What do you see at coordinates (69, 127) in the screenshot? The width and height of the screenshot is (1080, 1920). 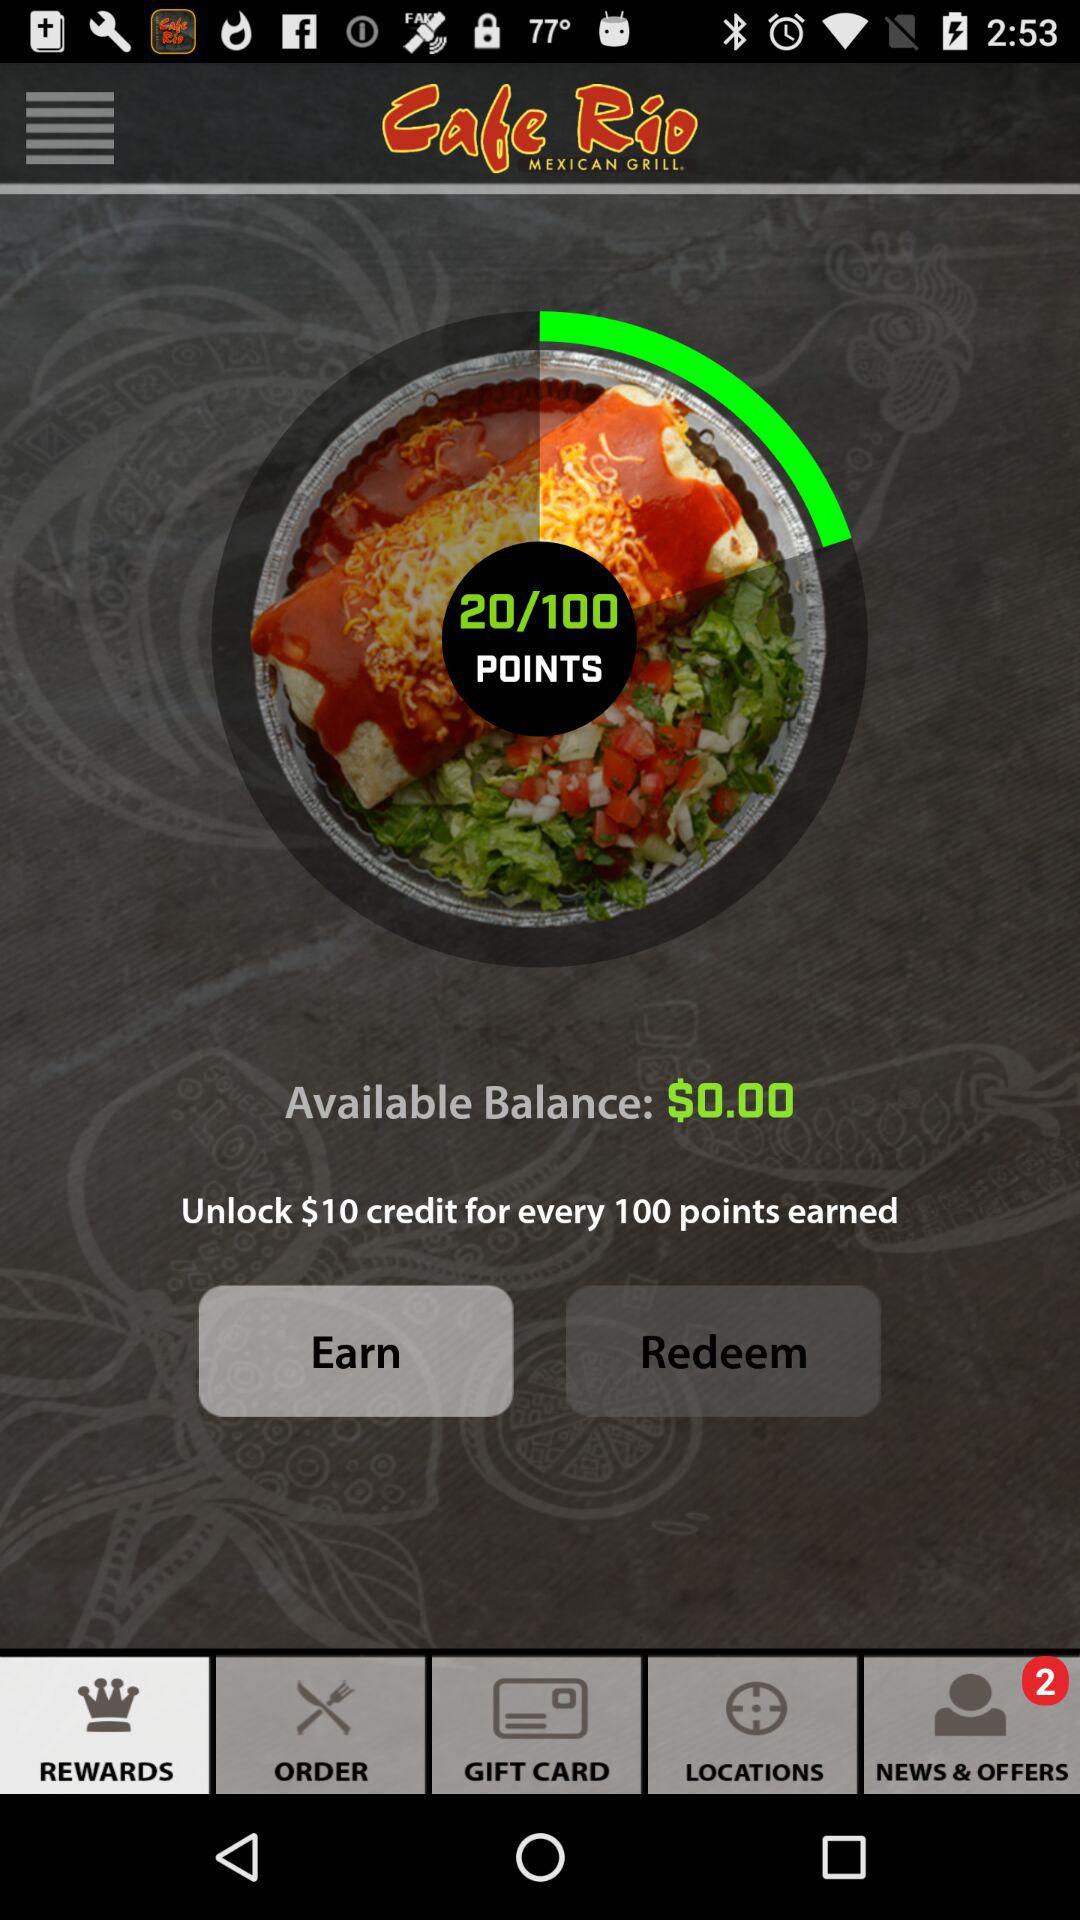 I see `icon at the top left corner` at bounding box center [69, 127].